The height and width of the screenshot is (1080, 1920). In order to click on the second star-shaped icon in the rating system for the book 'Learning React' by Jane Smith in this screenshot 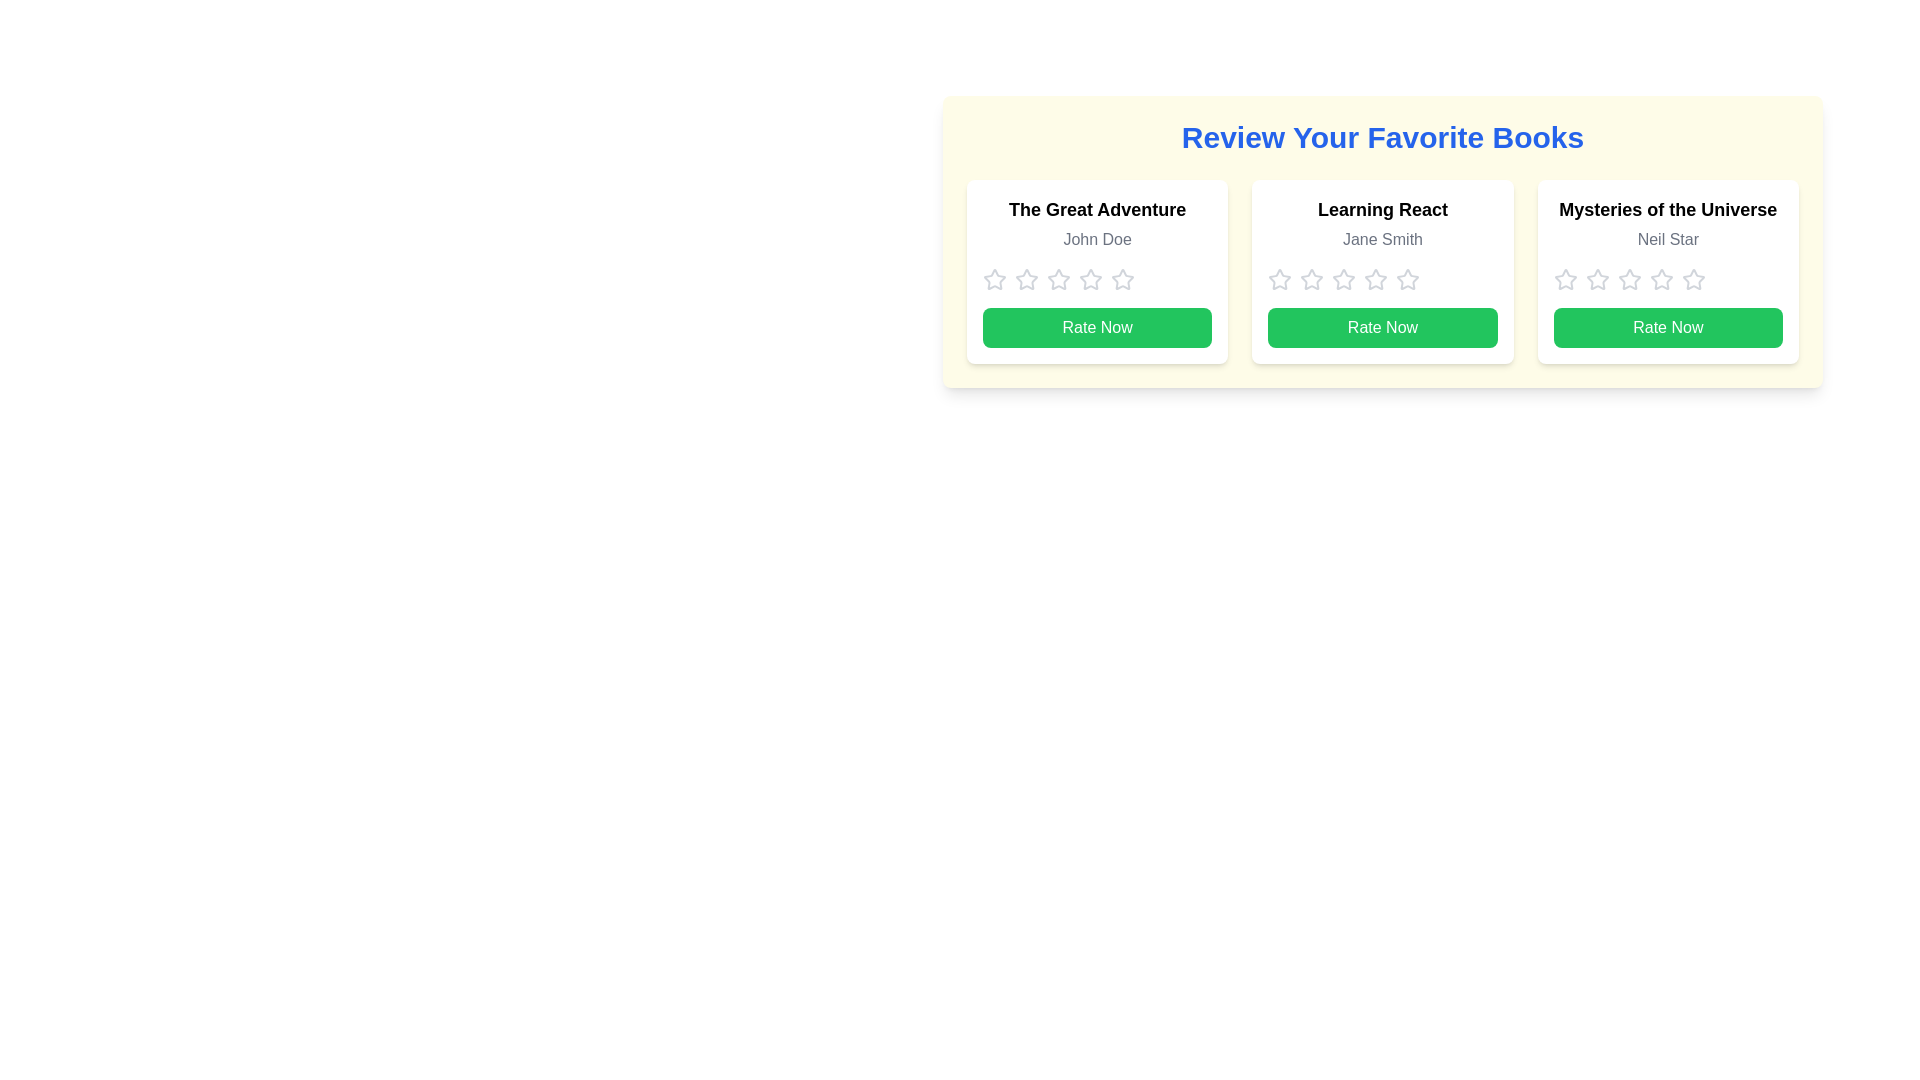, I will do `click(1375, 278)`.